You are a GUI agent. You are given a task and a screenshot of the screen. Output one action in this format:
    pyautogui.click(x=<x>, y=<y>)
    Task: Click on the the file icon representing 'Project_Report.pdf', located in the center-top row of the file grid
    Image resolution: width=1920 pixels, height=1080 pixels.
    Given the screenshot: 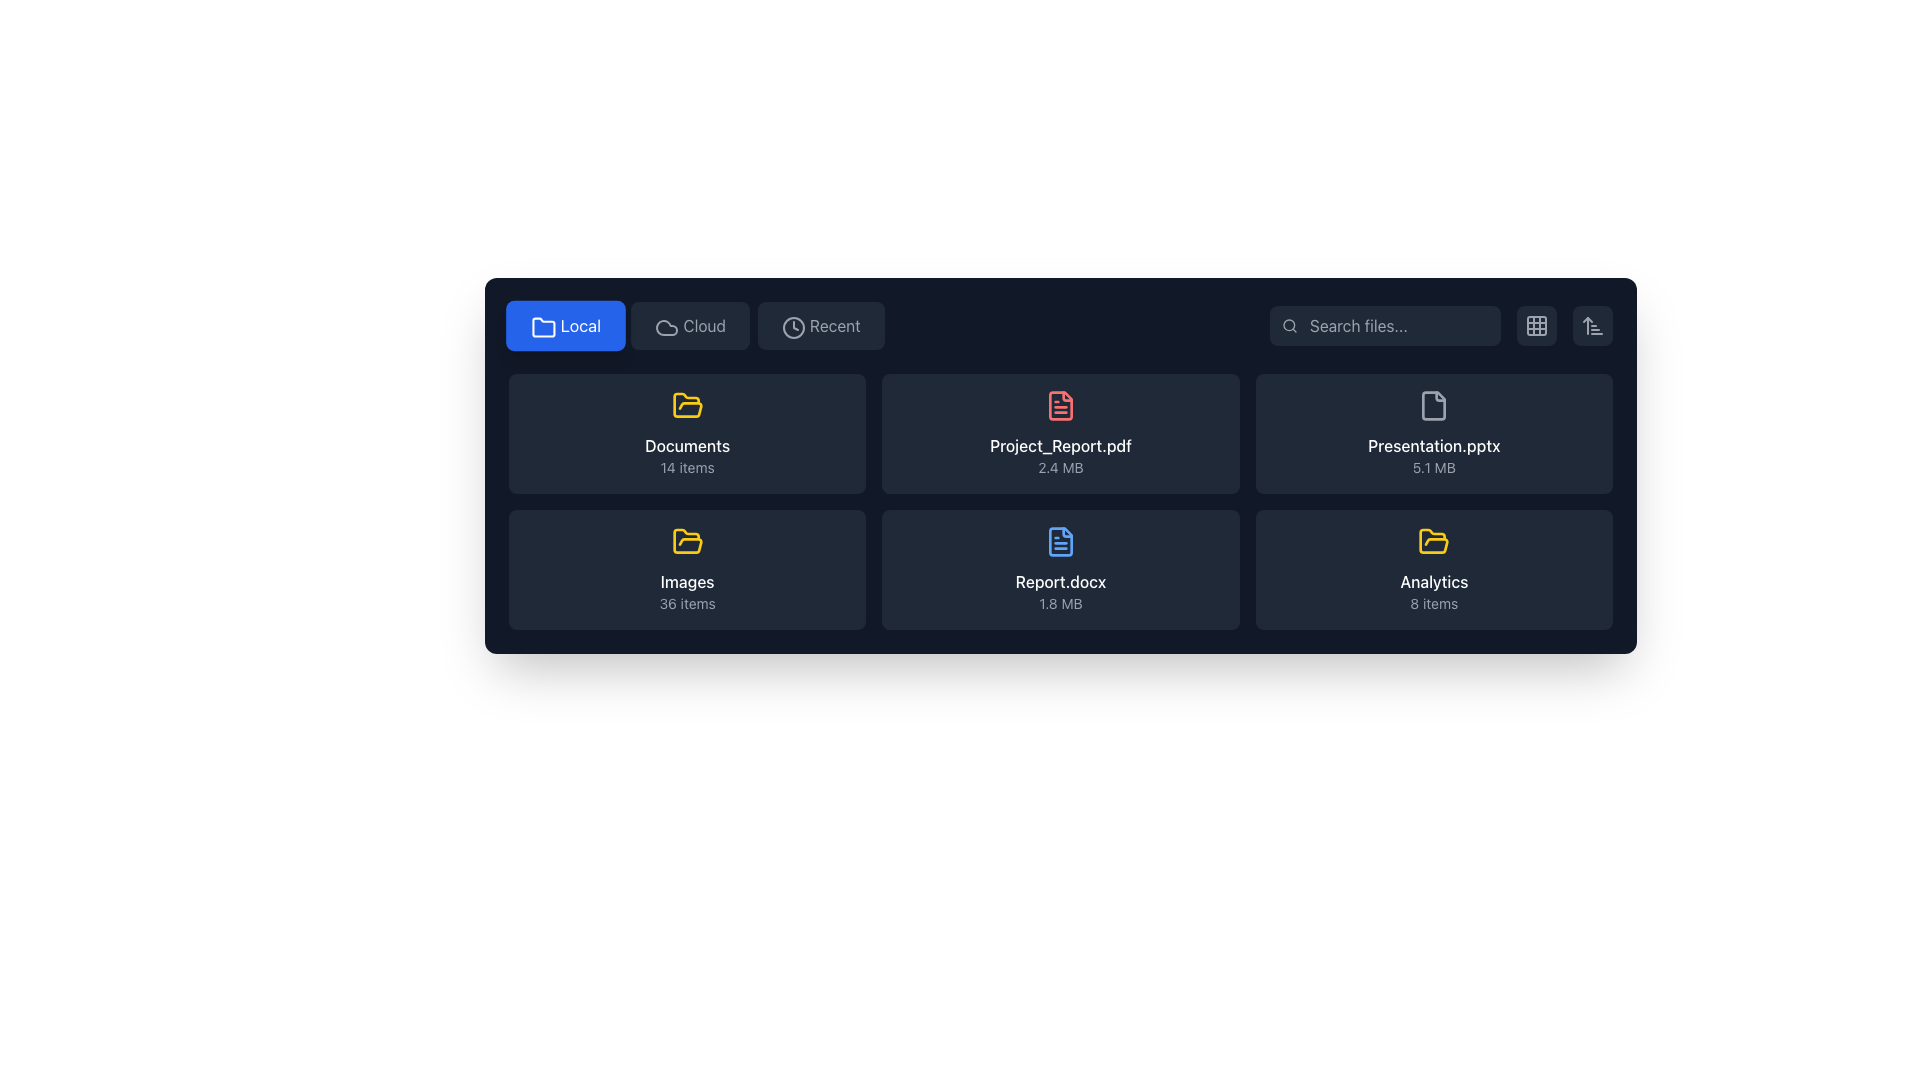 What is the action you would take?
    pyautogui.click(x=1059, y=405)
    